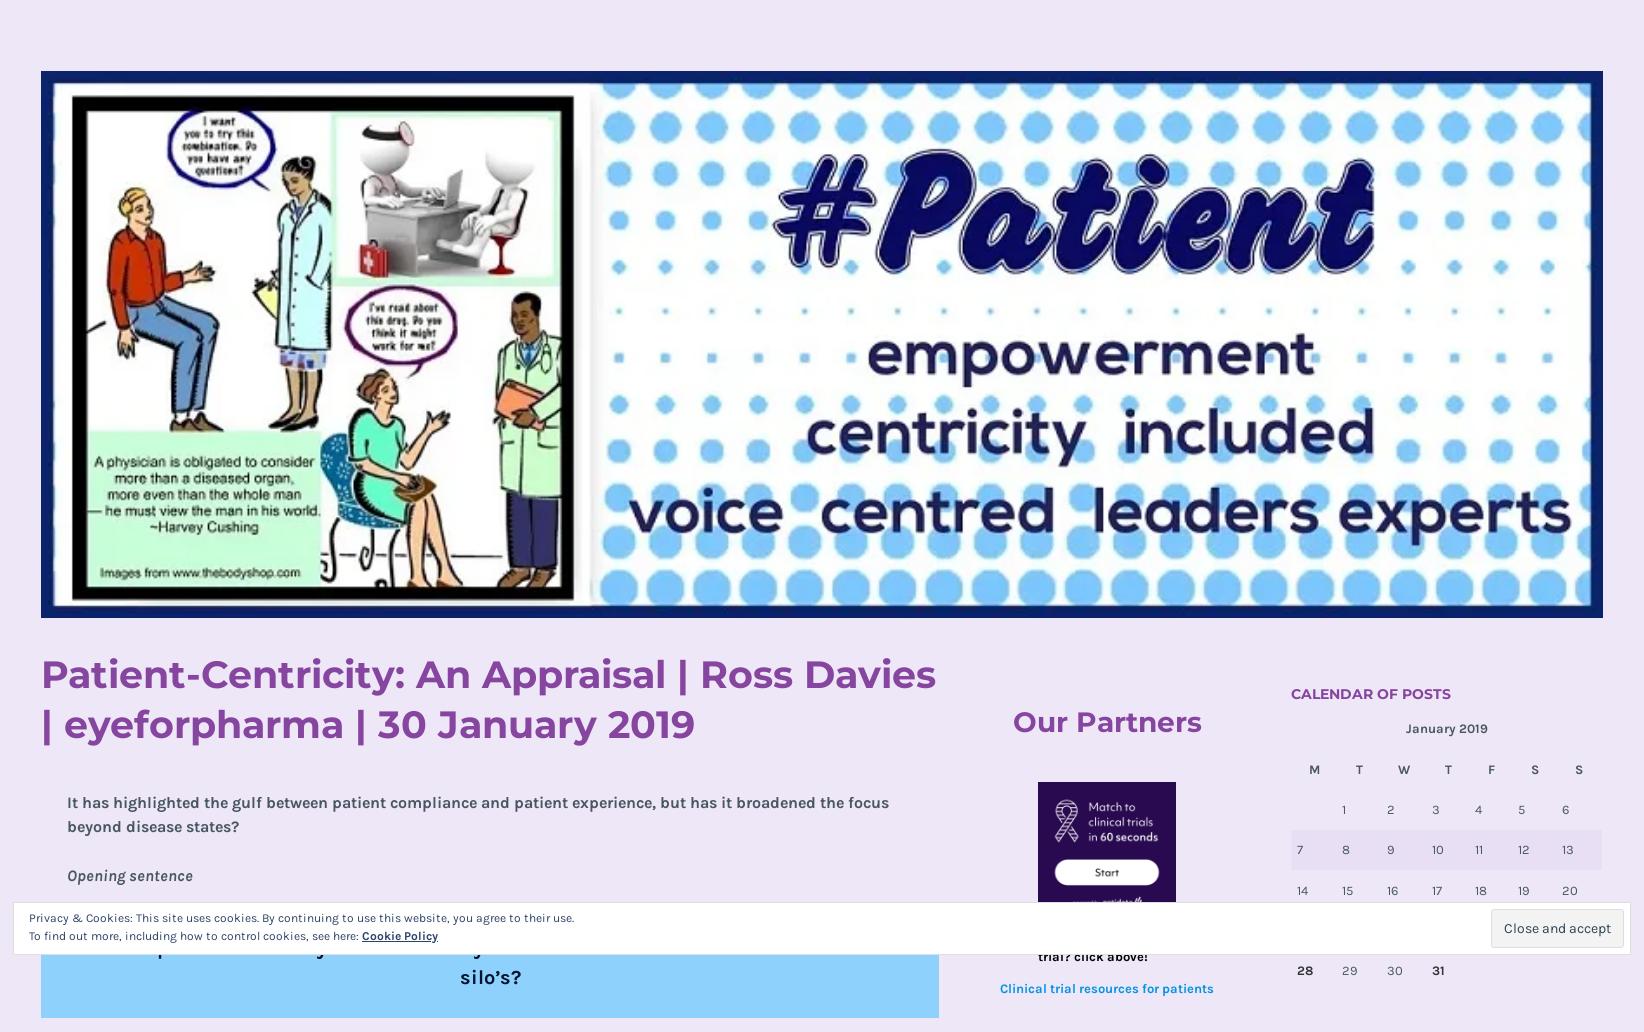  What do you see at coordinates (1341, 809) in the screenshot?
I see `'1'` at bounding box center [1341, 809].